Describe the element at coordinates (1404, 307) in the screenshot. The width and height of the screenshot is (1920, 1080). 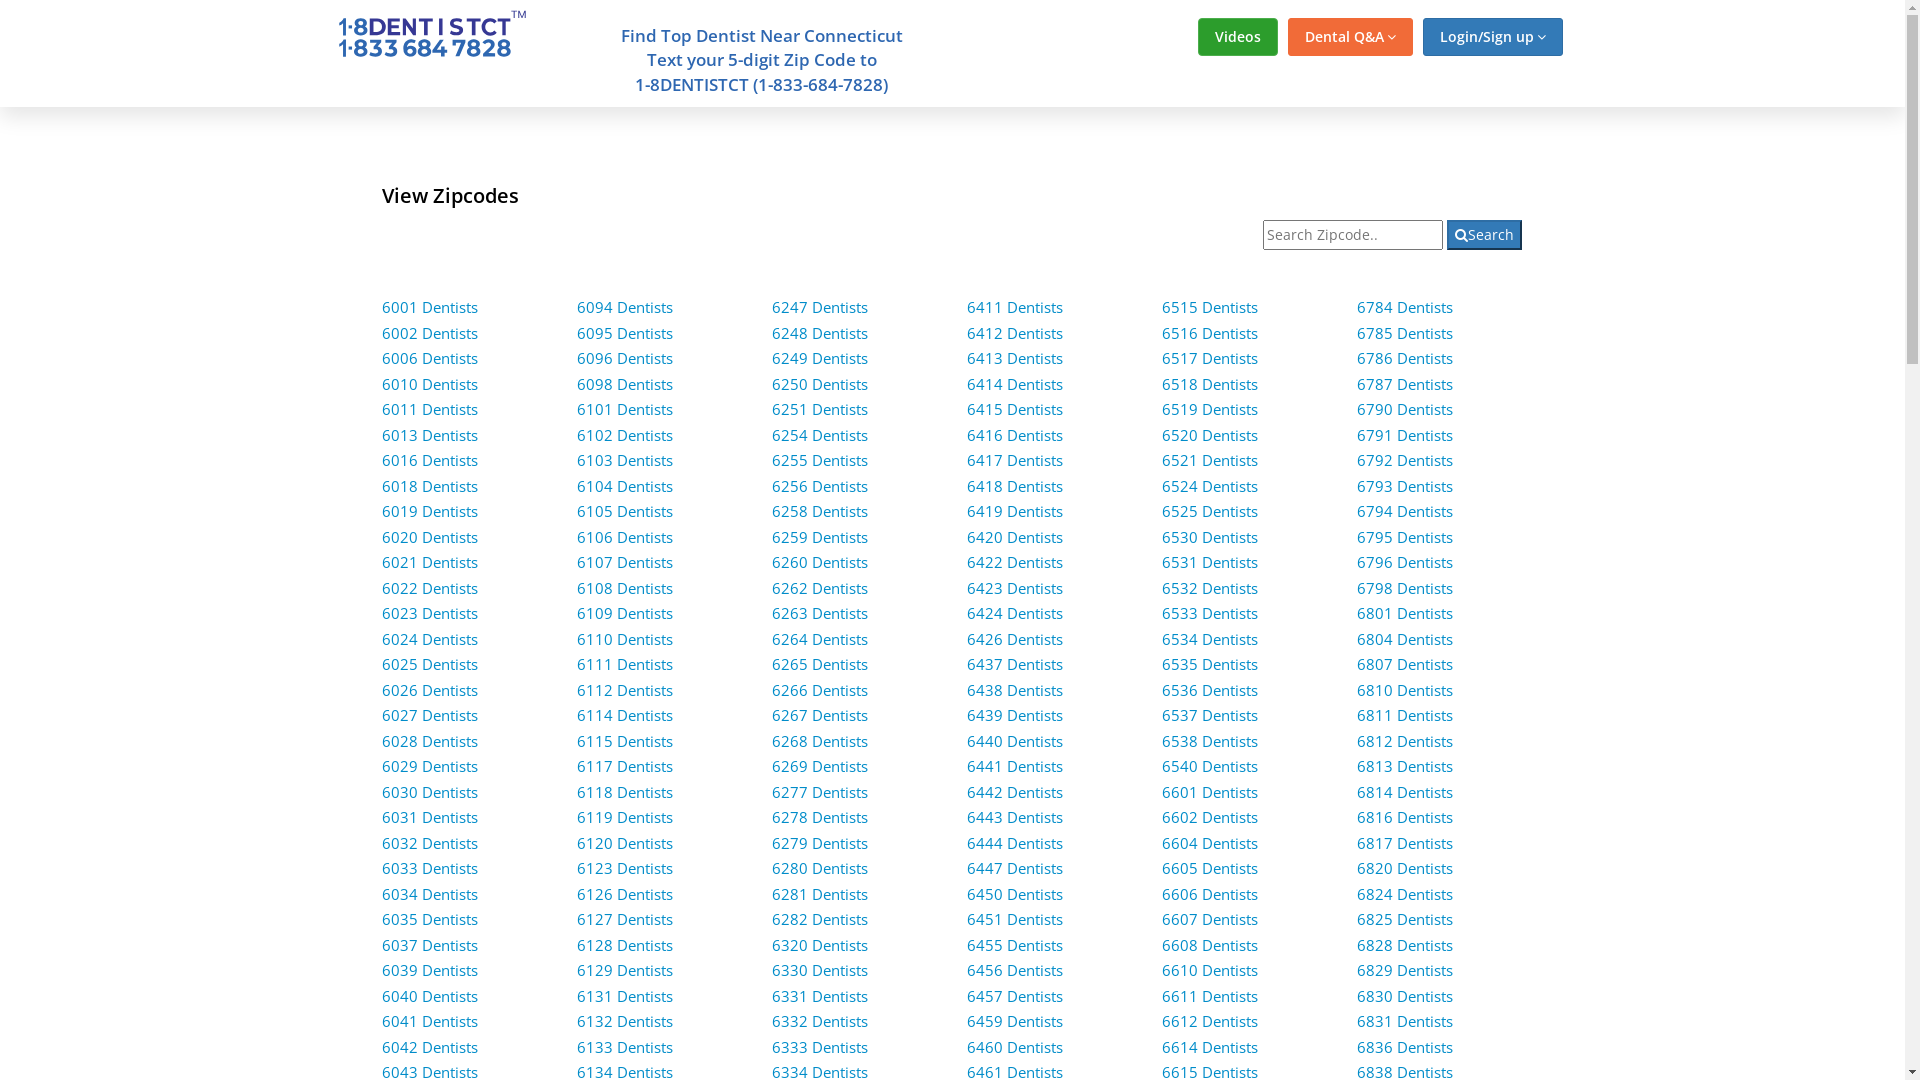
I see `'6784 Dentists'` at that location.